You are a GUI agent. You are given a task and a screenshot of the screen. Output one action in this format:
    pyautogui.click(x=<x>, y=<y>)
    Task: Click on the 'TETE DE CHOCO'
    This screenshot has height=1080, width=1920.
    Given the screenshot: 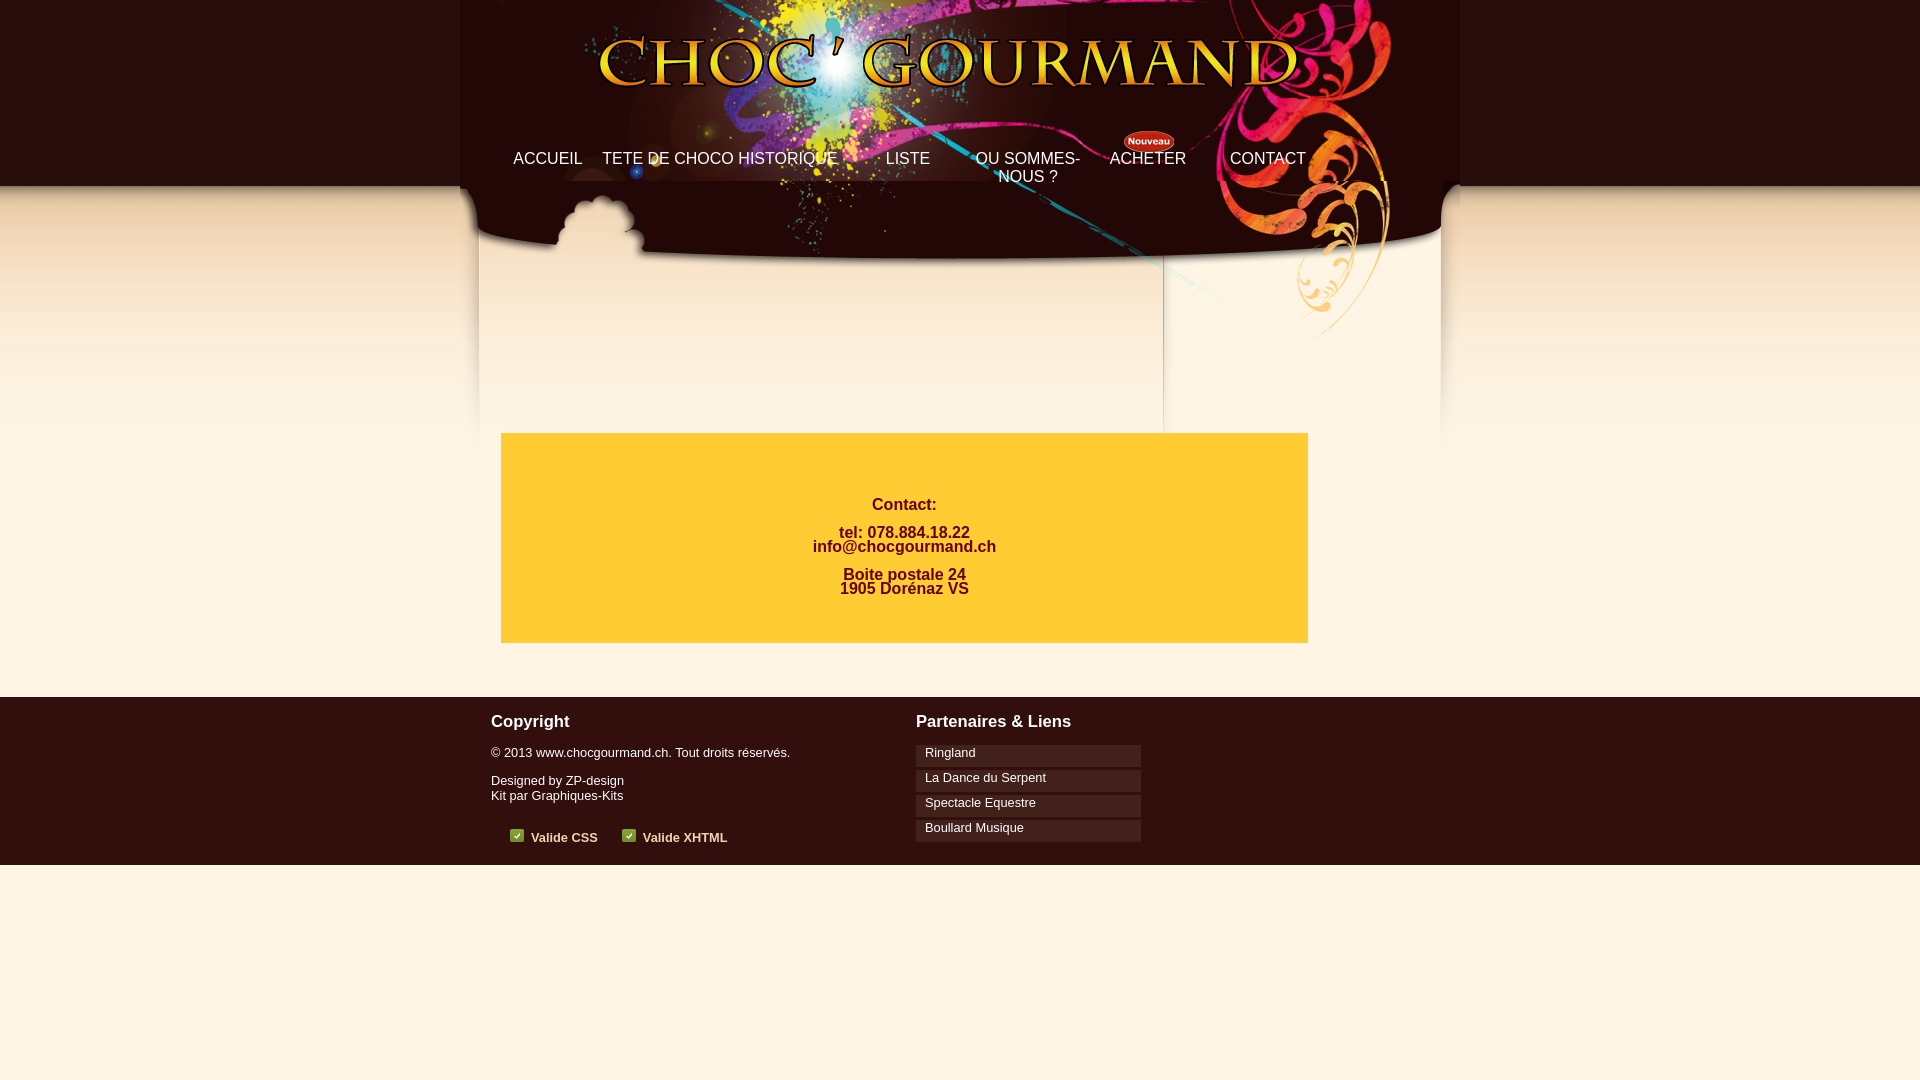 What is the action you would take?
    pyautogui.click(x=600, y=157)
    